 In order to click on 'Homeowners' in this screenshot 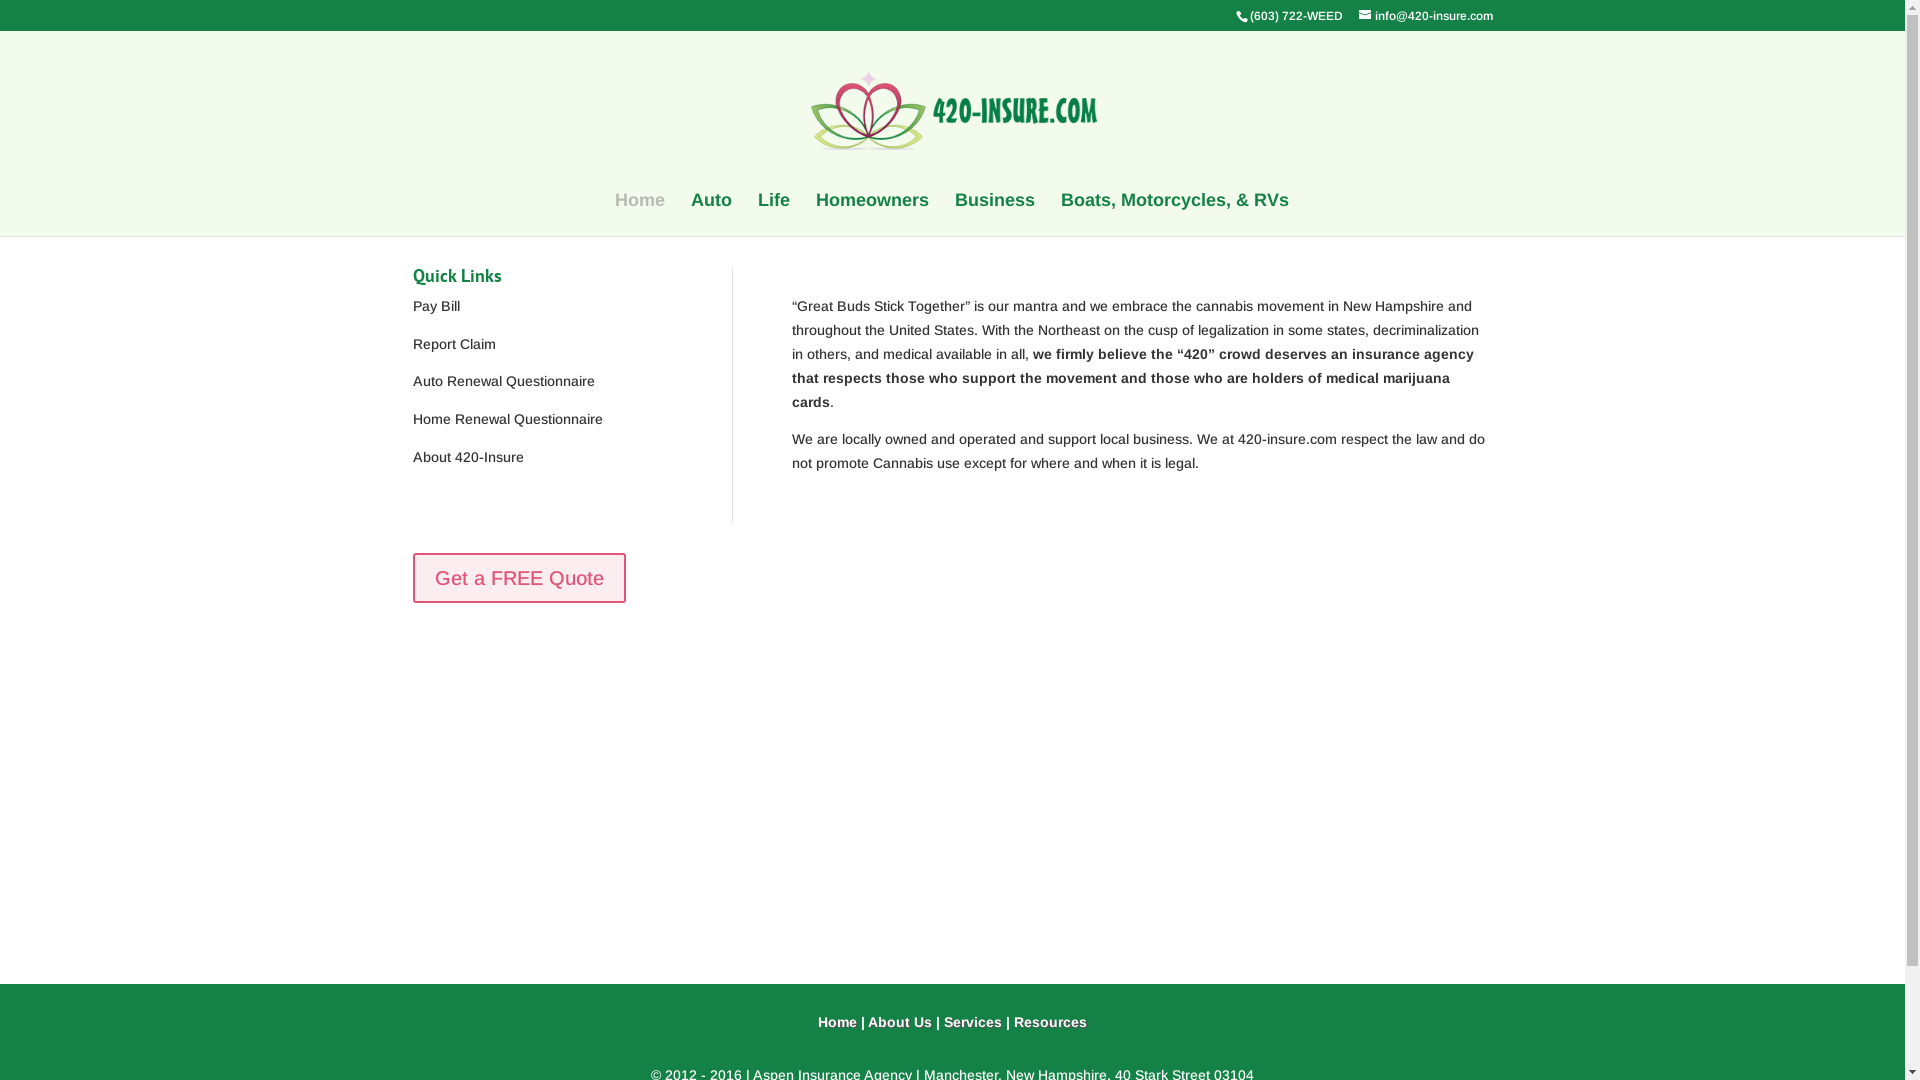, I will do `click(872, 214)`.